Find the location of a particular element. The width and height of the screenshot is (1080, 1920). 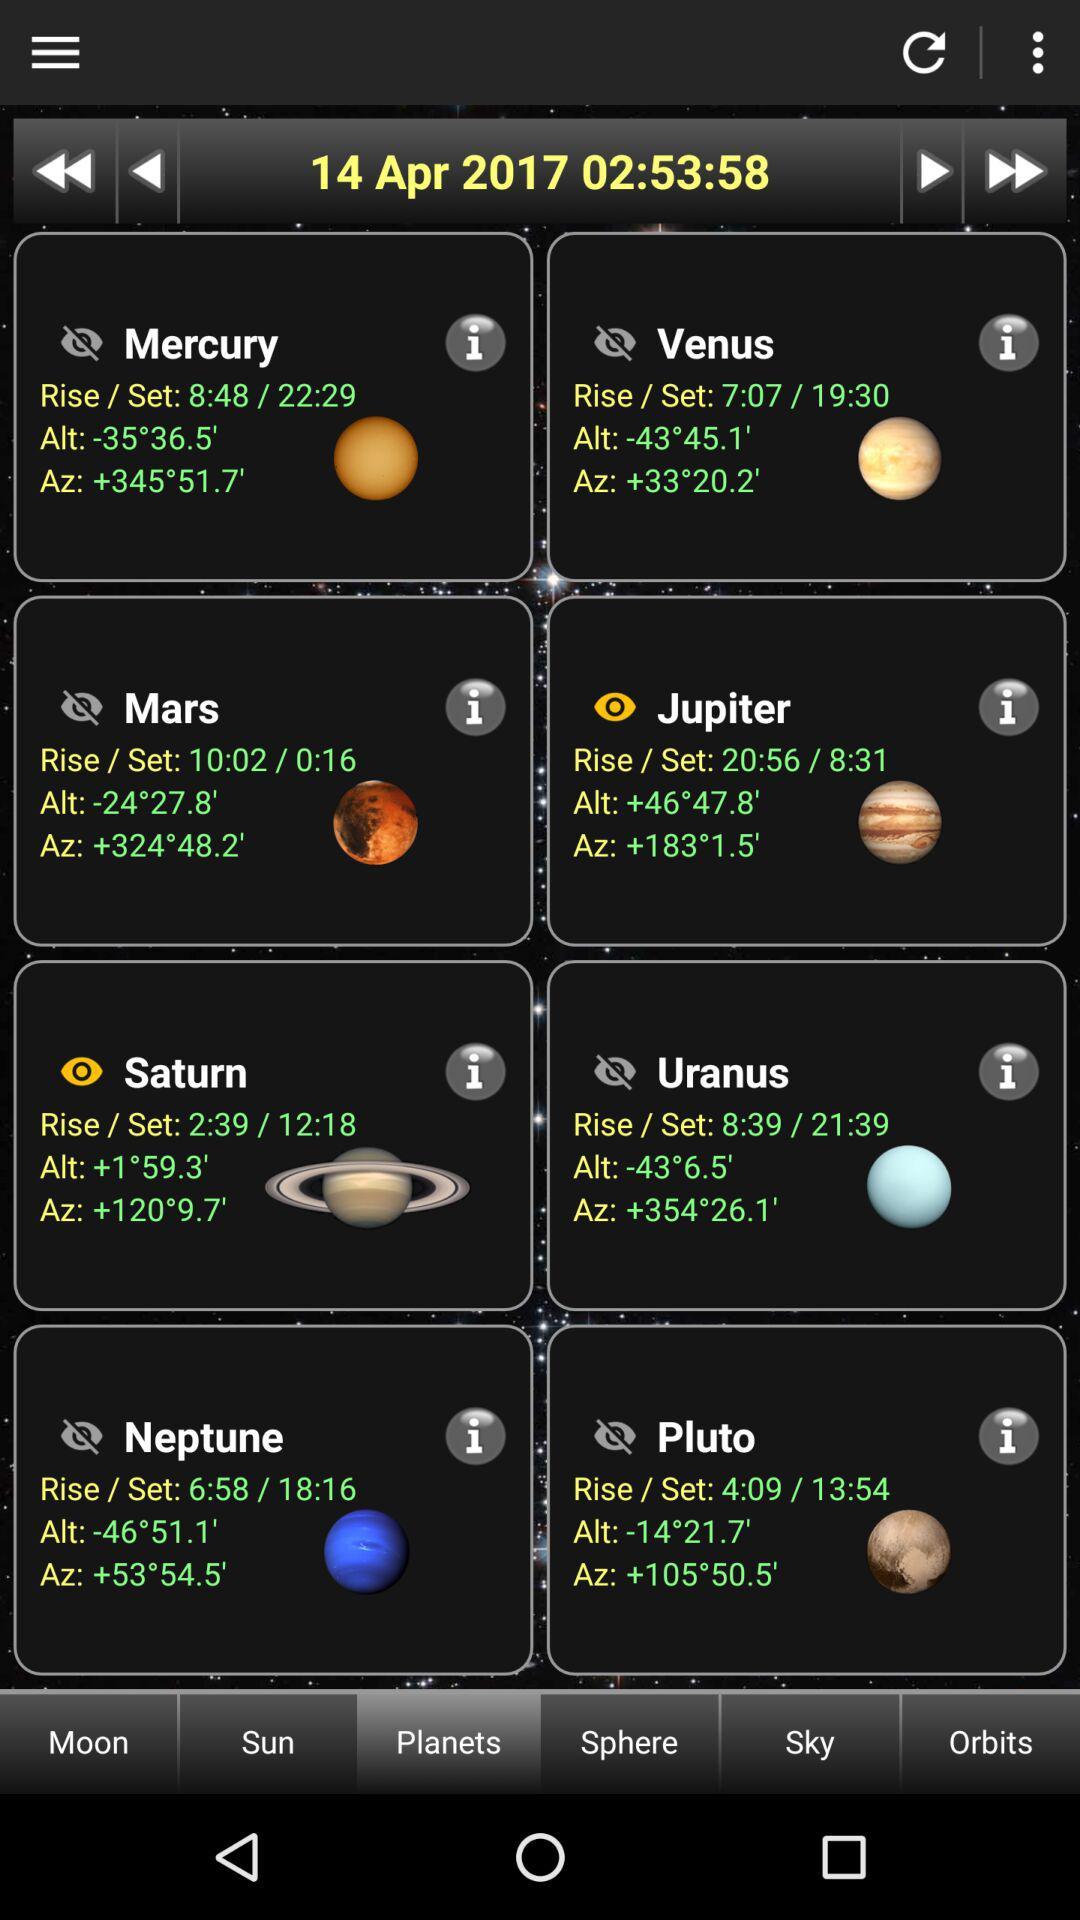

more information is located at coordinates (1008, 706).